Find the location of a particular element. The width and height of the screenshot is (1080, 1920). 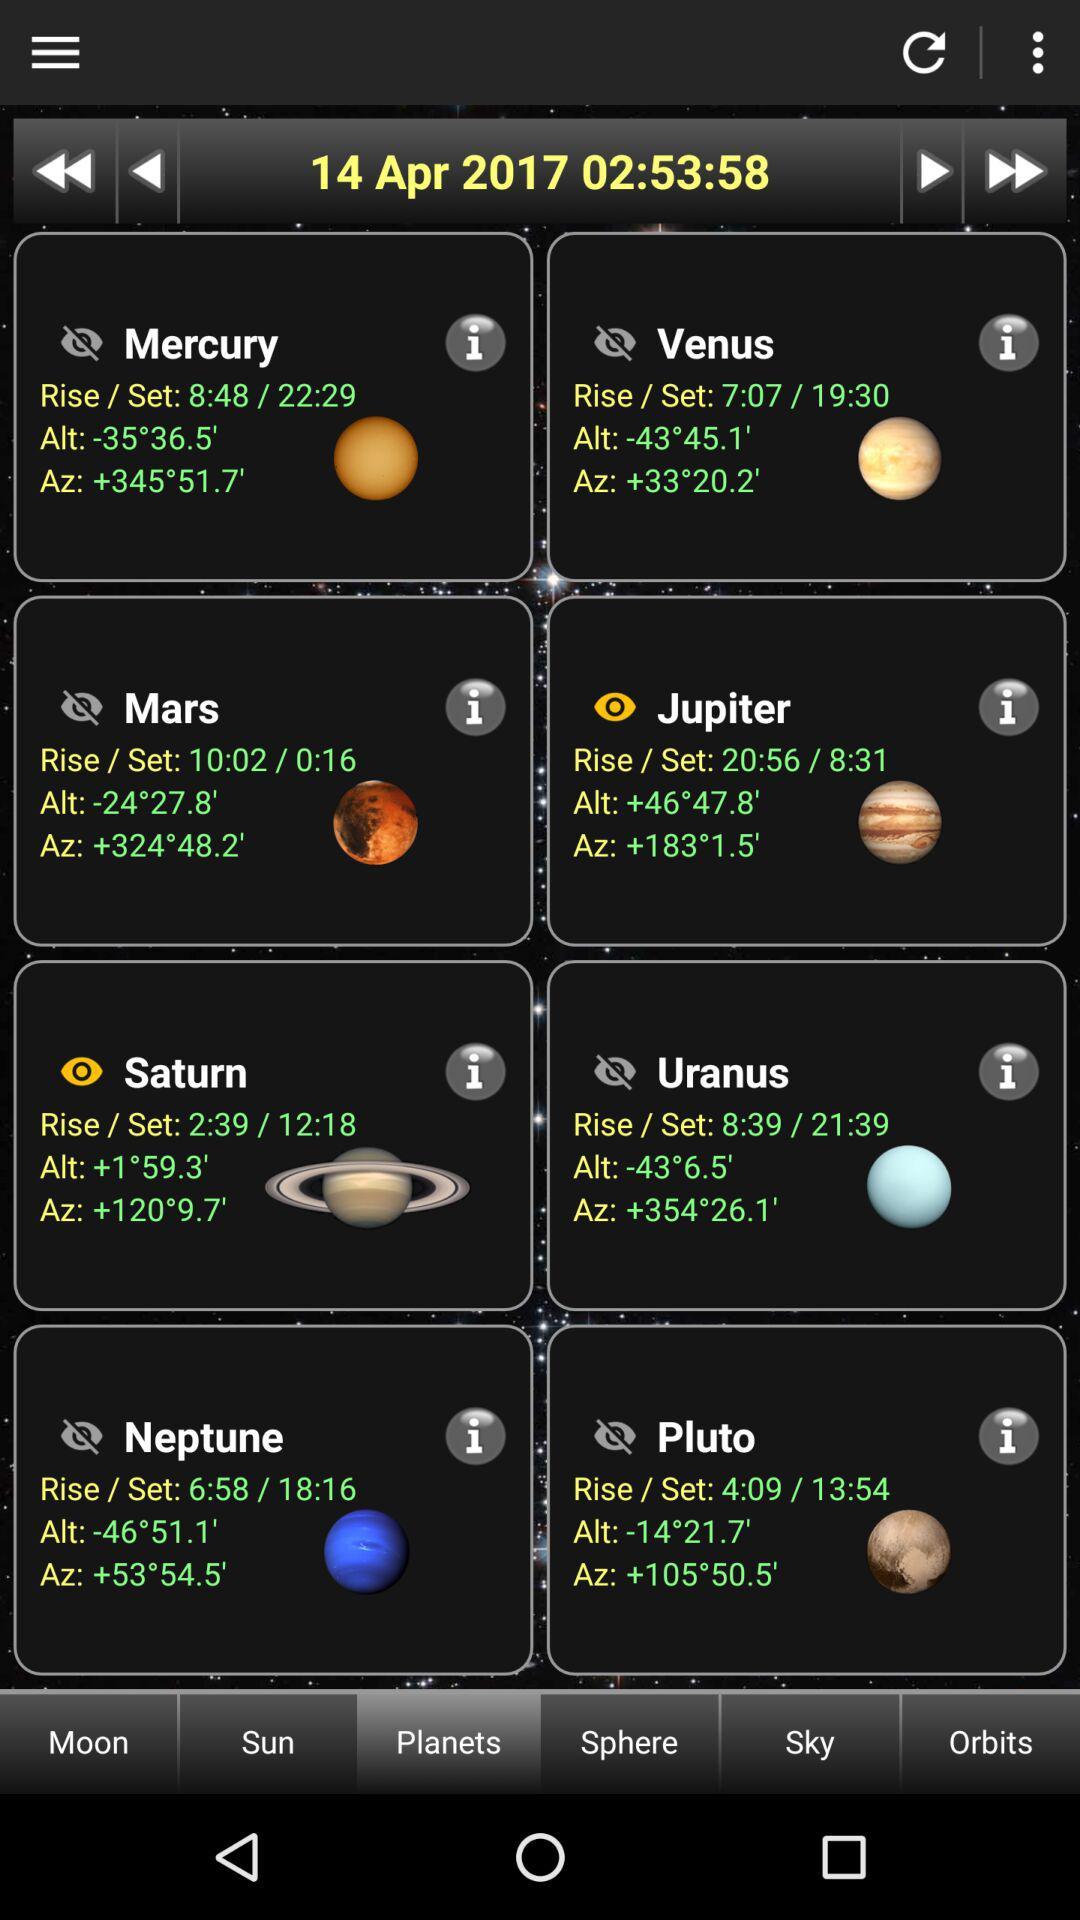

more information is located at coordinates (1008, 706).